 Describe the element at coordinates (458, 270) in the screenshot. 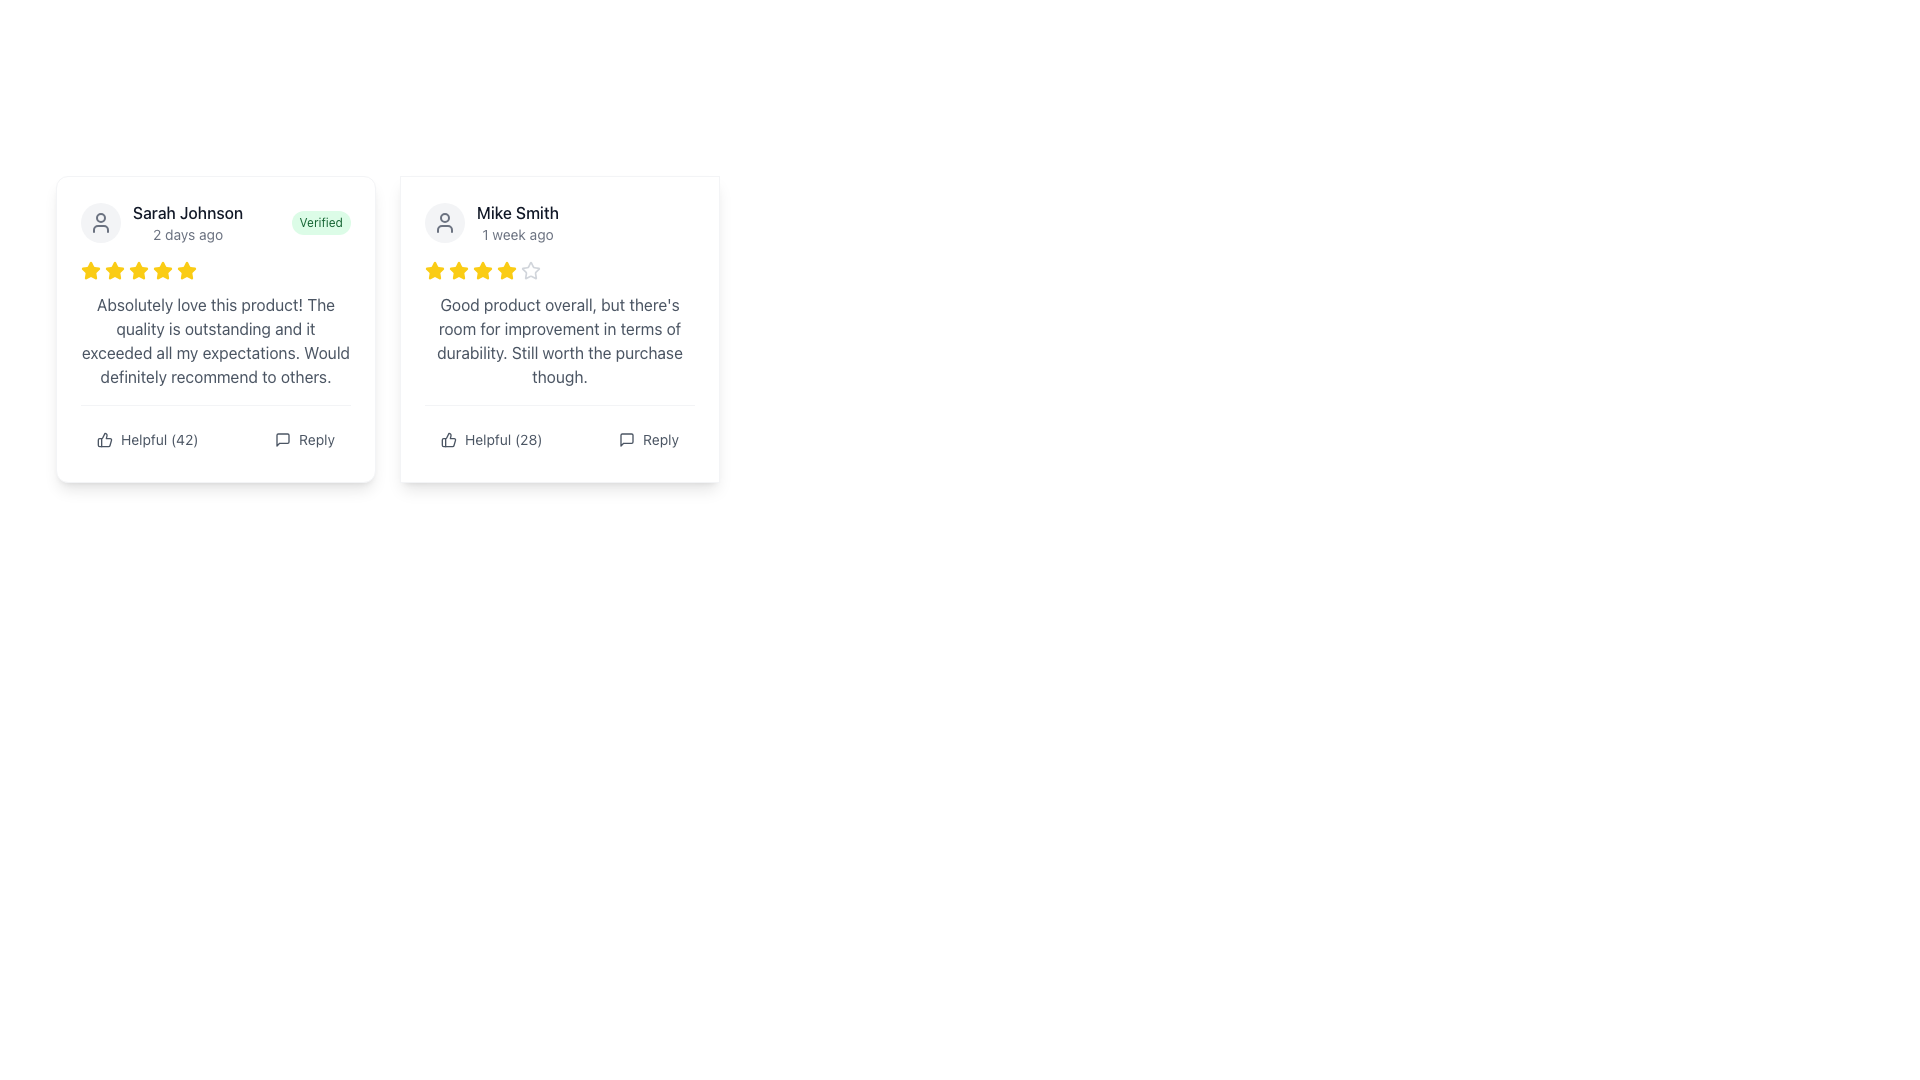

I see `third yellow star icon in the rating system associated with the review by 'Mike Smith' using the browser's developer tools` at that location.